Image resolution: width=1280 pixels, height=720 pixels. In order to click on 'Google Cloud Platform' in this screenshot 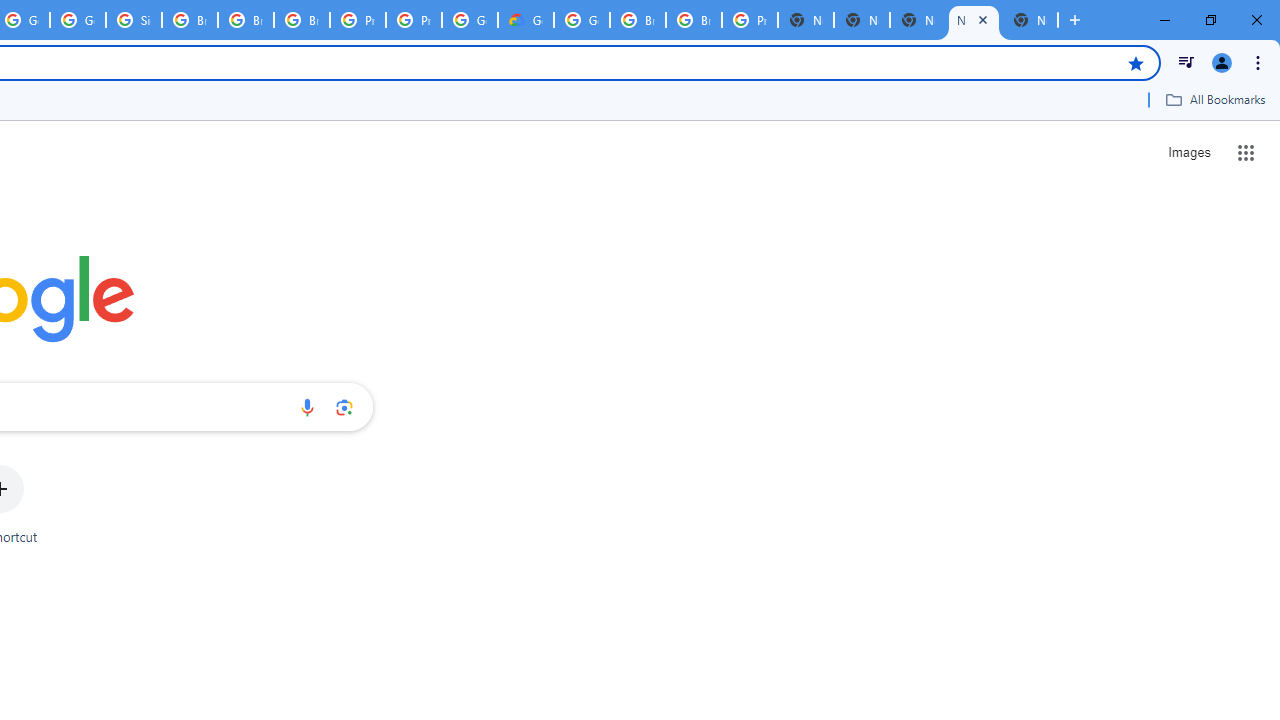, I will do `click(581, 20)`.